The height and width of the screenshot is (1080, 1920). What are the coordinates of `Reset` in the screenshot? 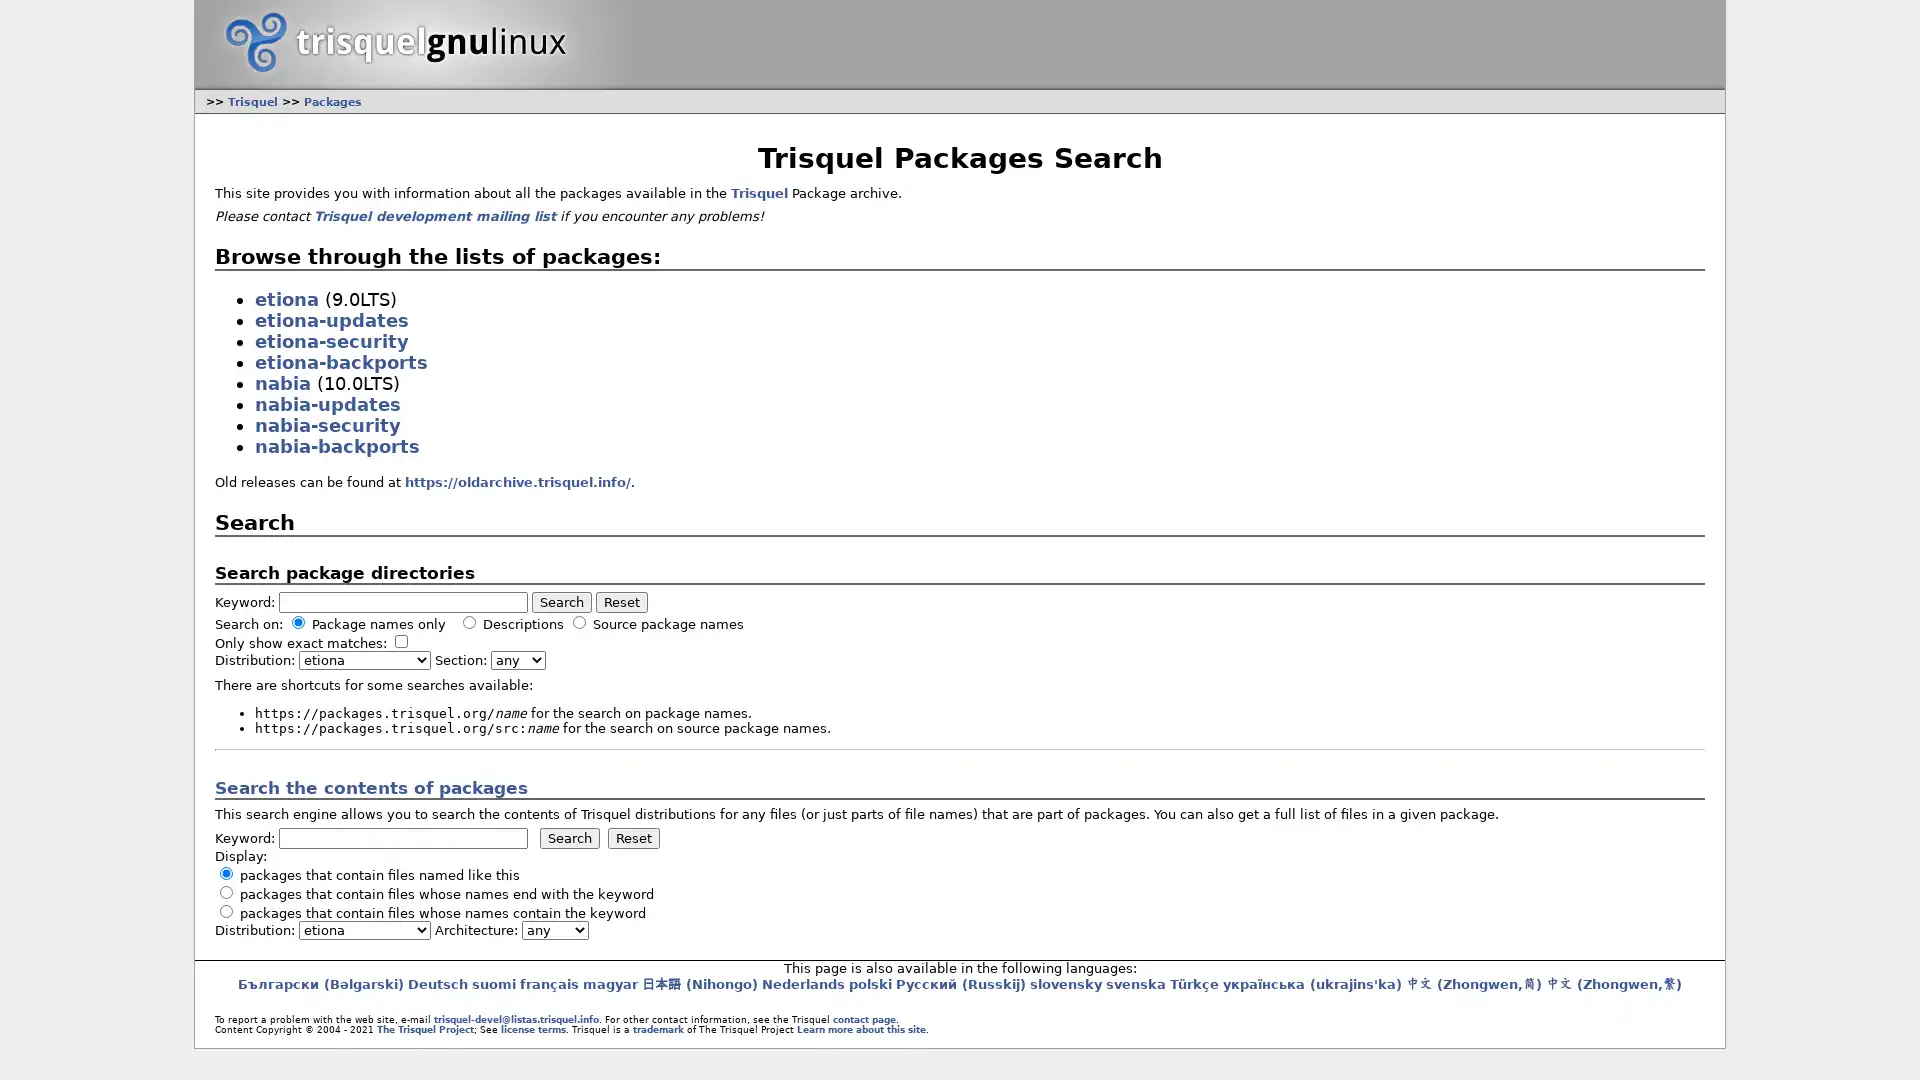 It's located at (619, 601).